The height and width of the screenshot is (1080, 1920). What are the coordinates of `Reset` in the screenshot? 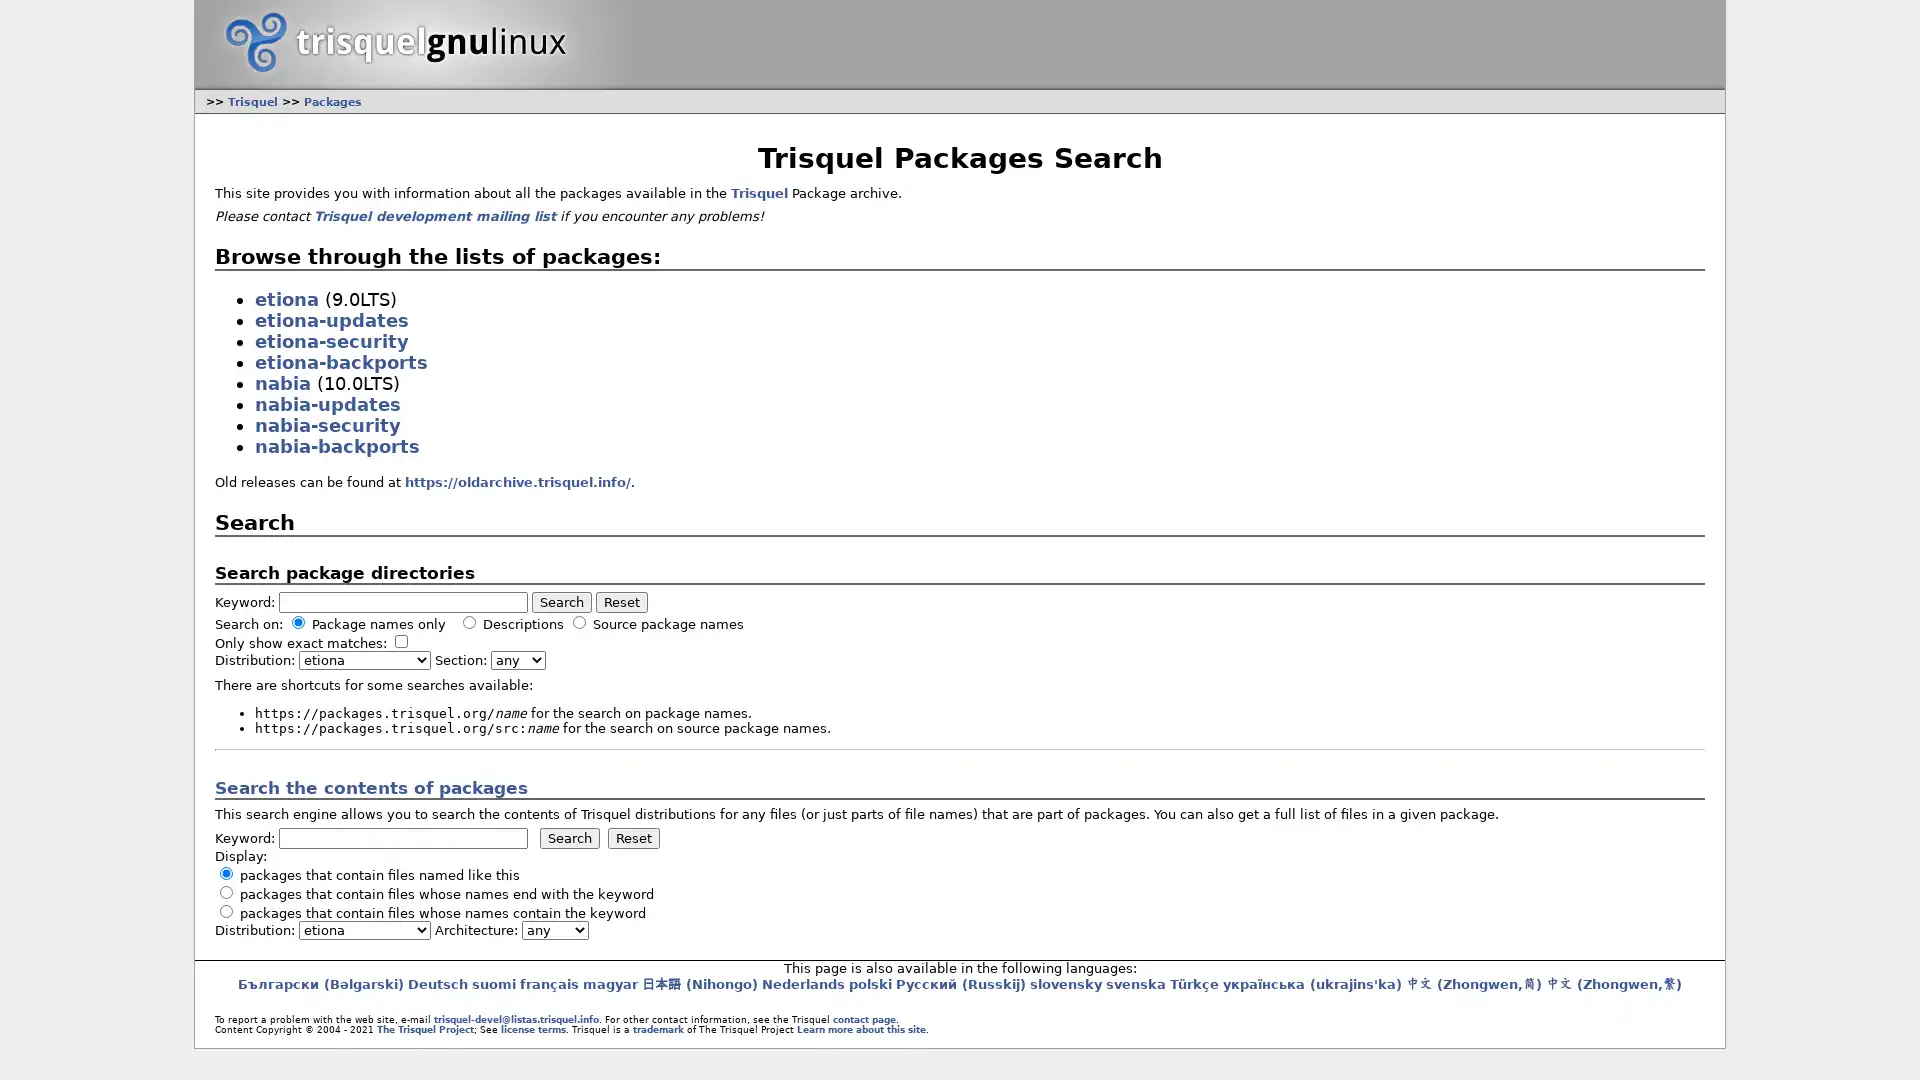 It's located at (619, 601).